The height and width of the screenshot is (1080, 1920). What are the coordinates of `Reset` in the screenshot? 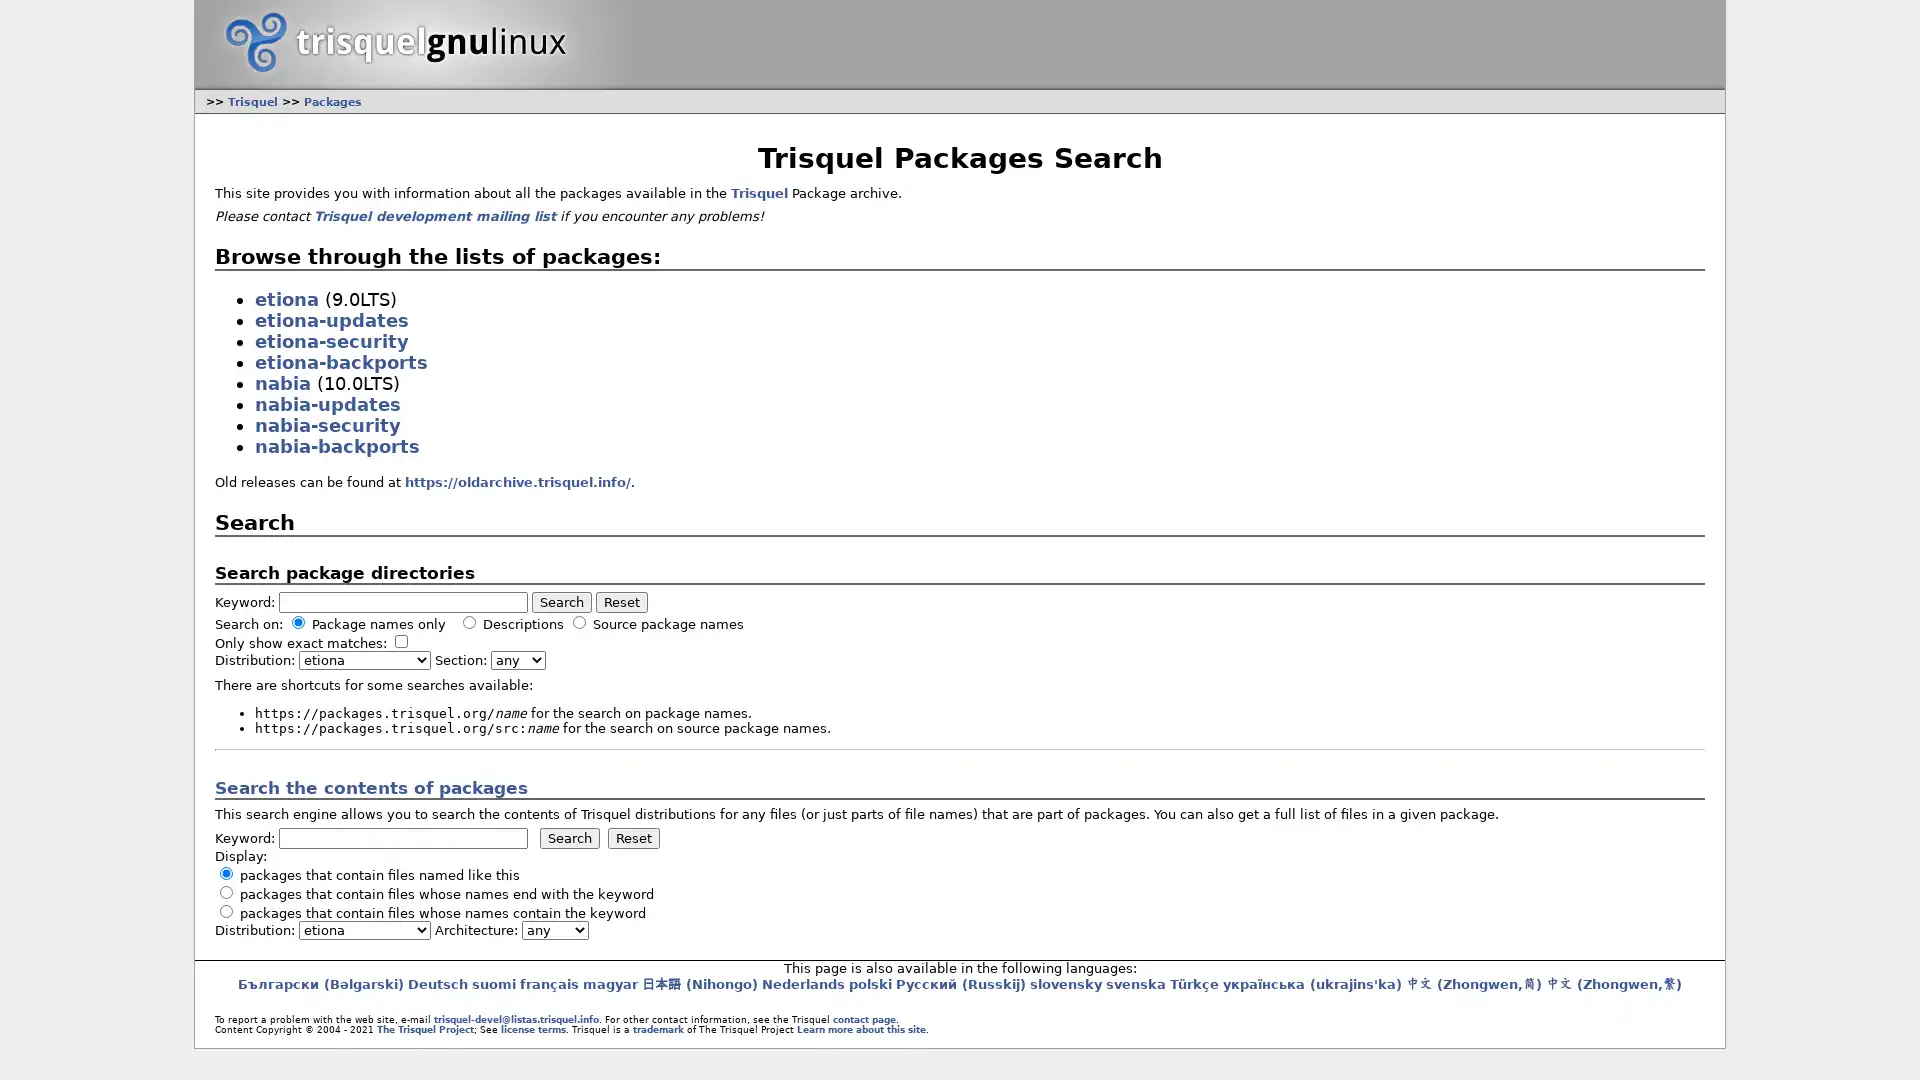 It's located at (619, 601).